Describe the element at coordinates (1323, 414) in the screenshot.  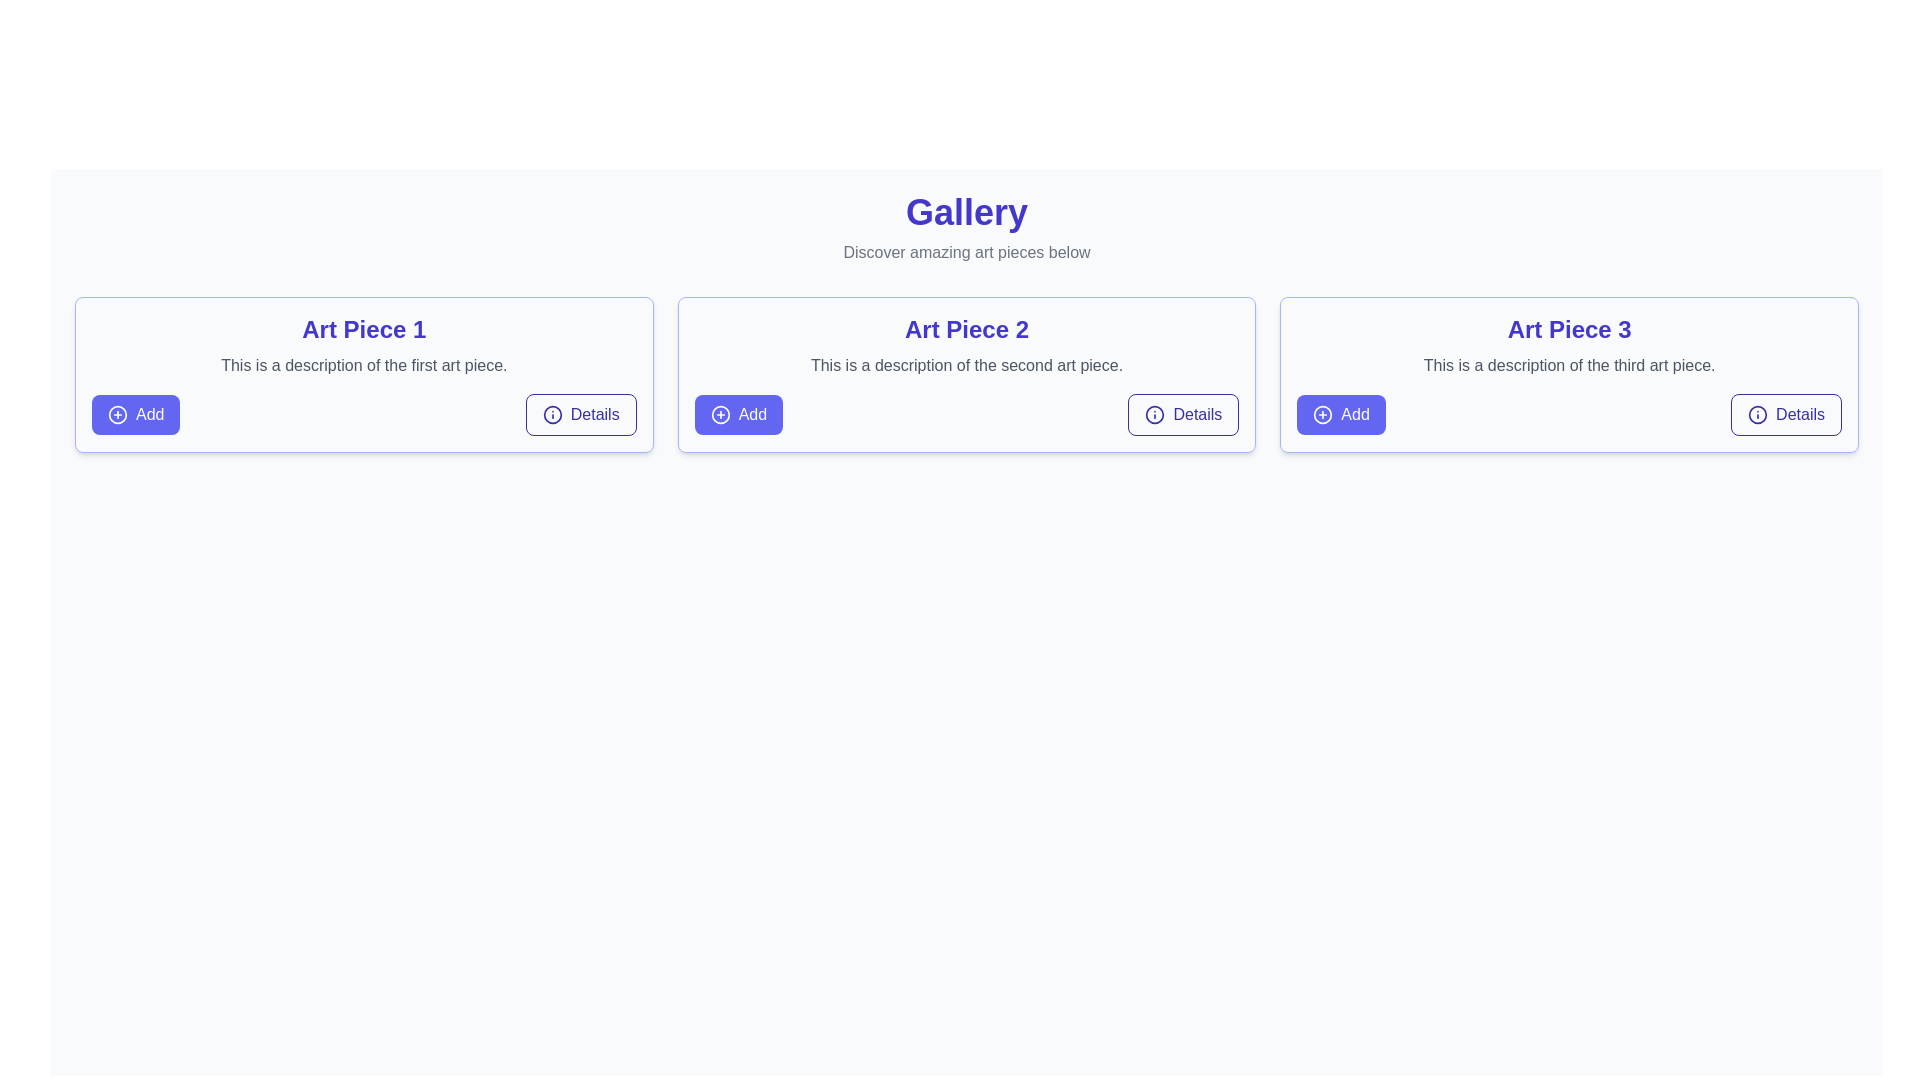
I see `the 'Add' icon associated with the 'Add' button for 'Art Piece 3' located in the third card of the gallery` at that location.